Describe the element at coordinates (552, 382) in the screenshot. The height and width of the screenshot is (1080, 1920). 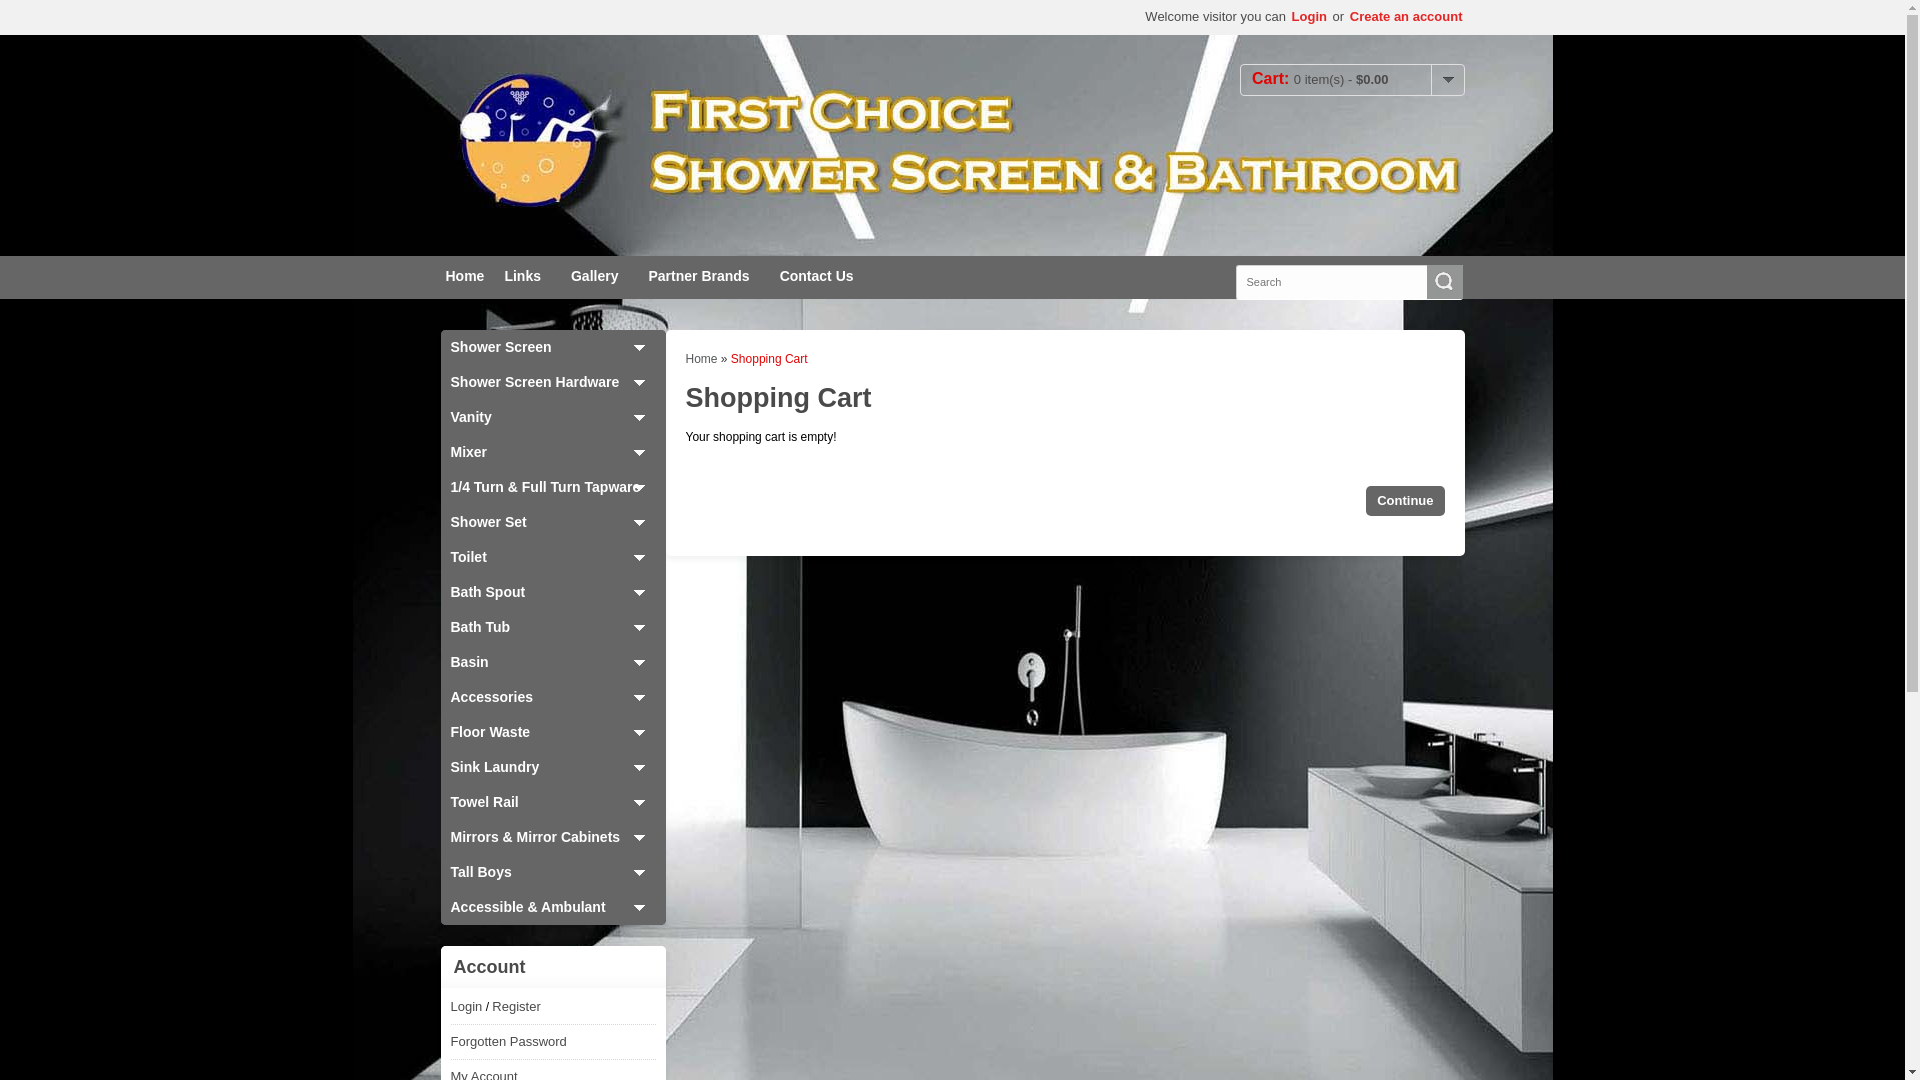
I see `'Shower Screen Hardware'` at that location.